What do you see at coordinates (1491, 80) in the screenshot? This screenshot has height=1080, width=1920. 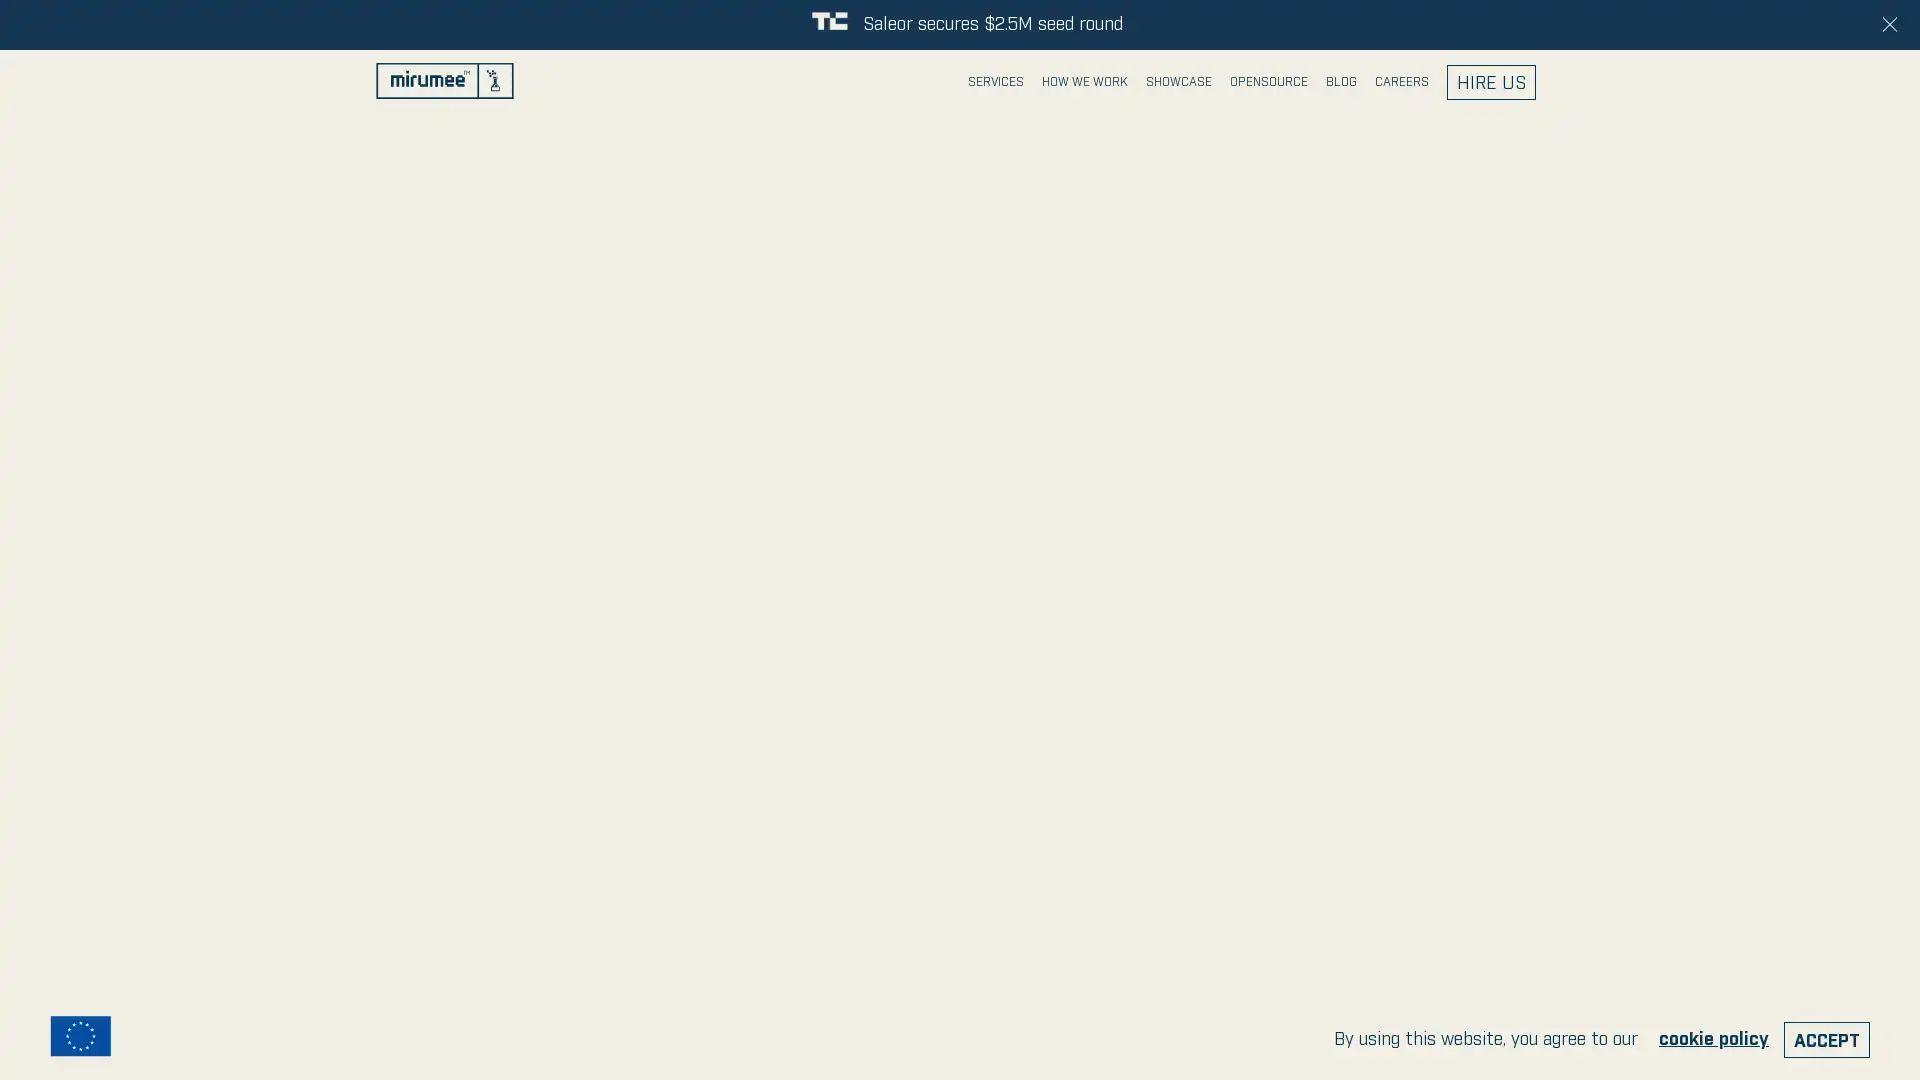 I see `HIRE US` at bounding box center [1491, 80].